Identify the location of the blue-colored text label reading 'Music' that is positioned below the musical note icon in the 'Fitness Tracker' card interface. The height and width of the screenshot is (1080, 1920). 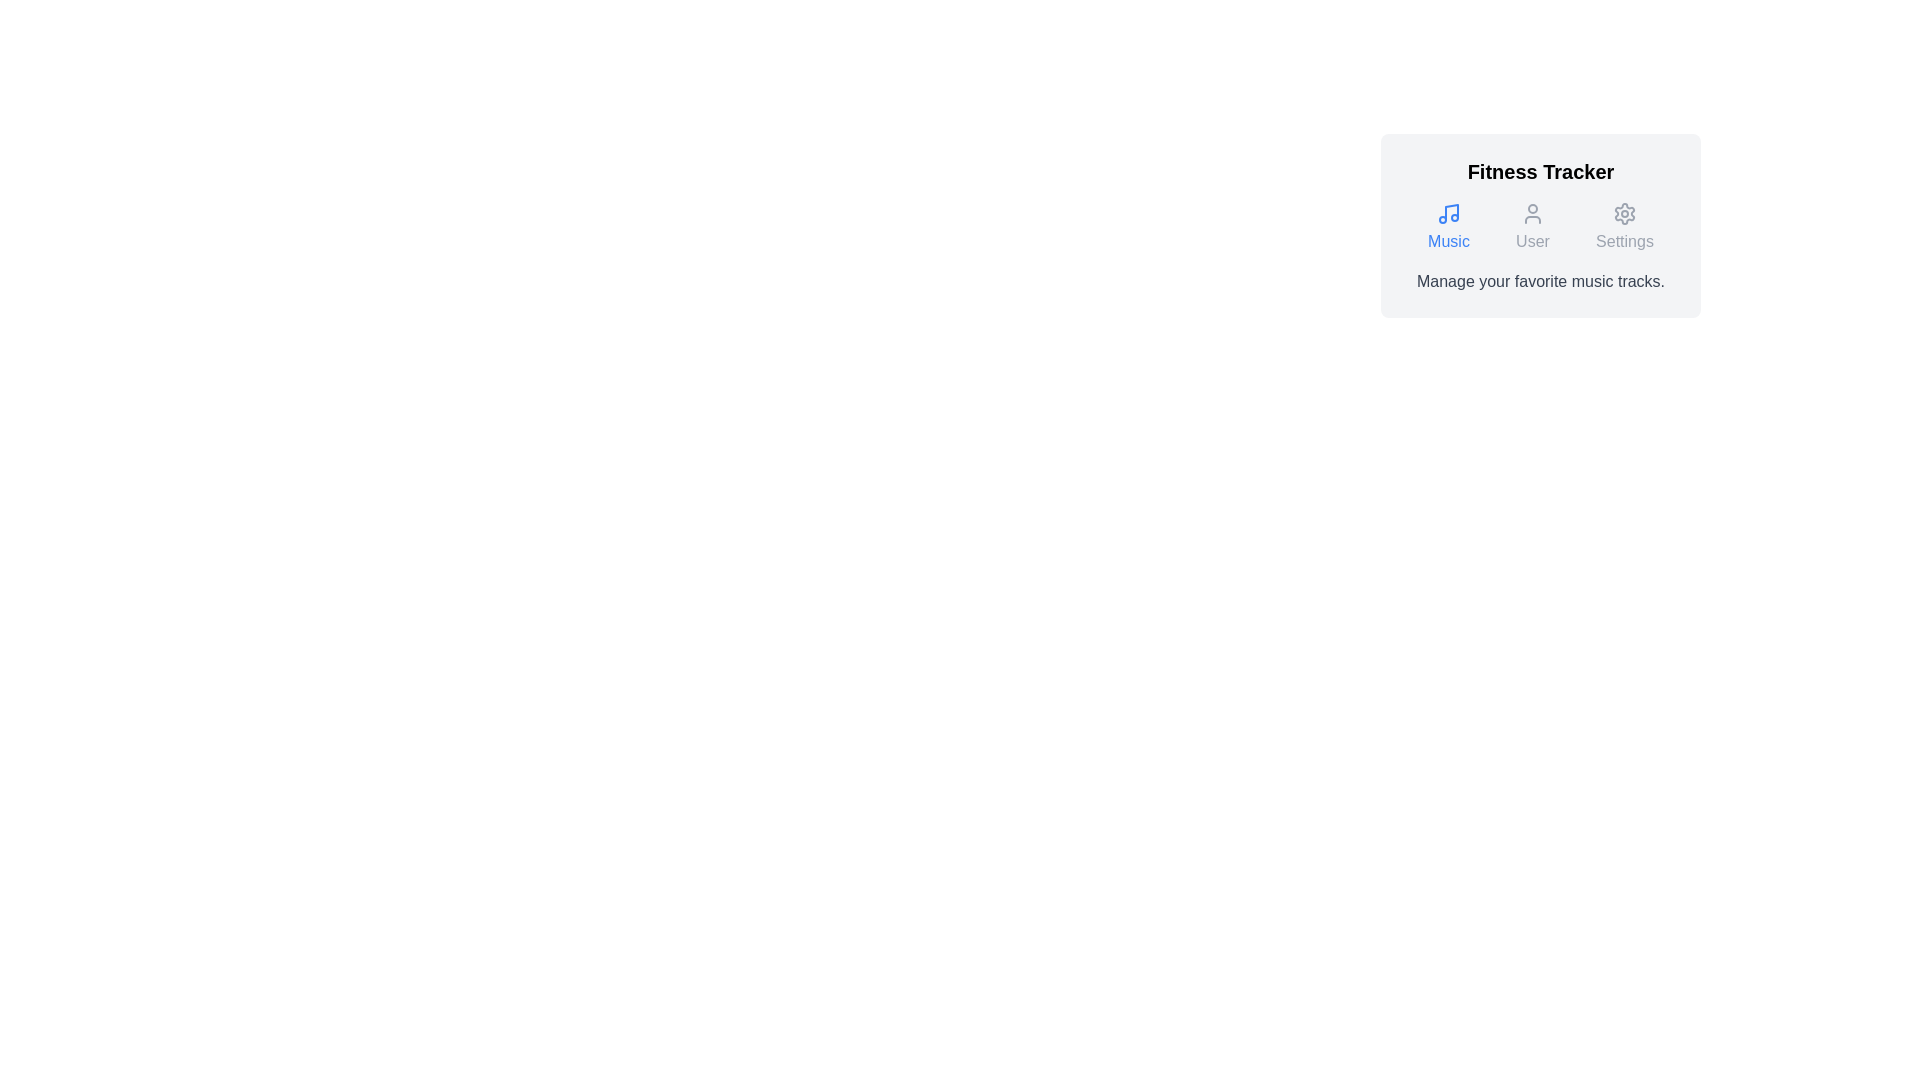
(1449, 241).